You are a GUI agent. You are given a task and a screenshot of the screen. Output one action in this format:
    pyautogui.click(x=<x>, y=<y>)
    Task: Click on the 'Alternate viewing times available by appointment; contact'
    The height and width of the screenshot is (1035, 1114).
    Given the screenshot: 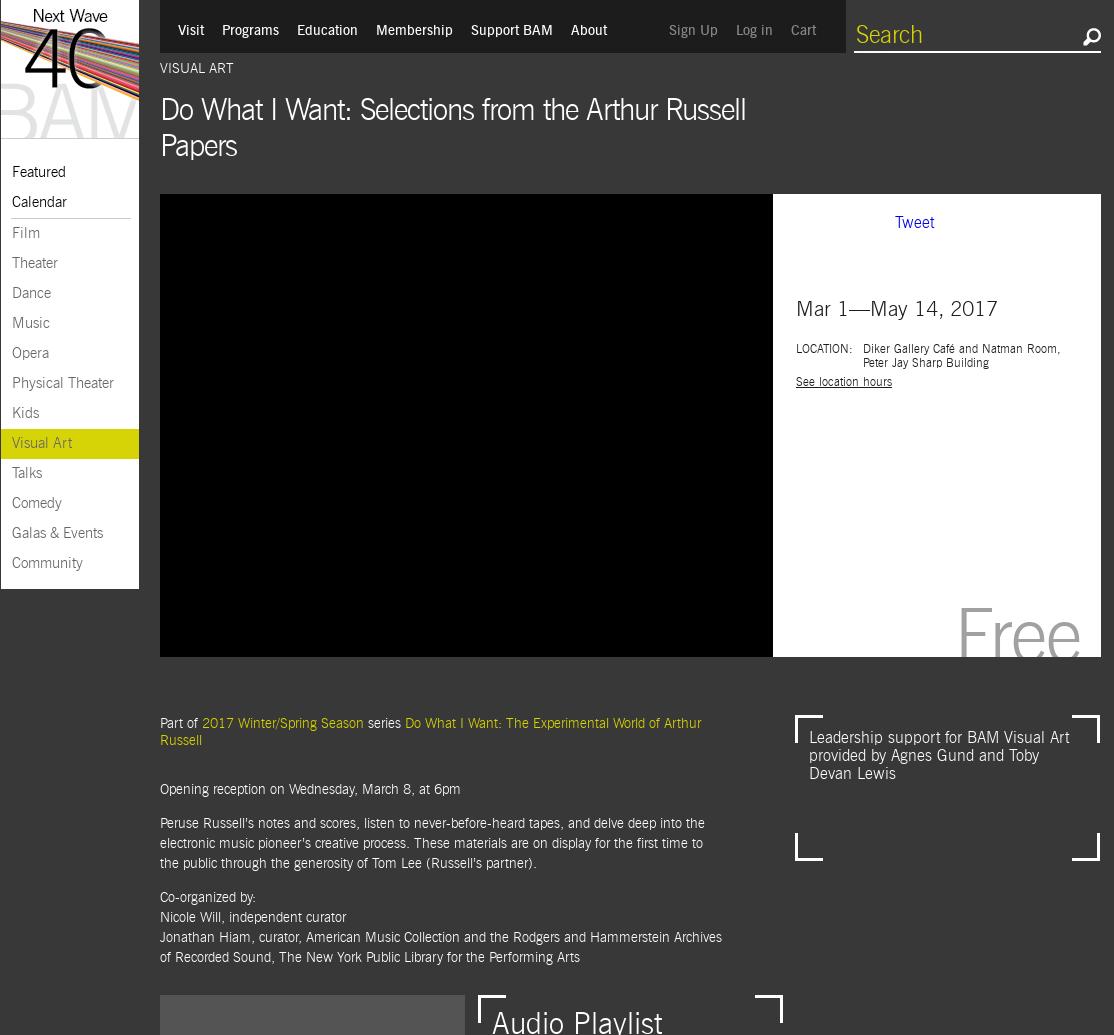 What is the action you would take?
    pyautogui.click(x=912, y=378)
    